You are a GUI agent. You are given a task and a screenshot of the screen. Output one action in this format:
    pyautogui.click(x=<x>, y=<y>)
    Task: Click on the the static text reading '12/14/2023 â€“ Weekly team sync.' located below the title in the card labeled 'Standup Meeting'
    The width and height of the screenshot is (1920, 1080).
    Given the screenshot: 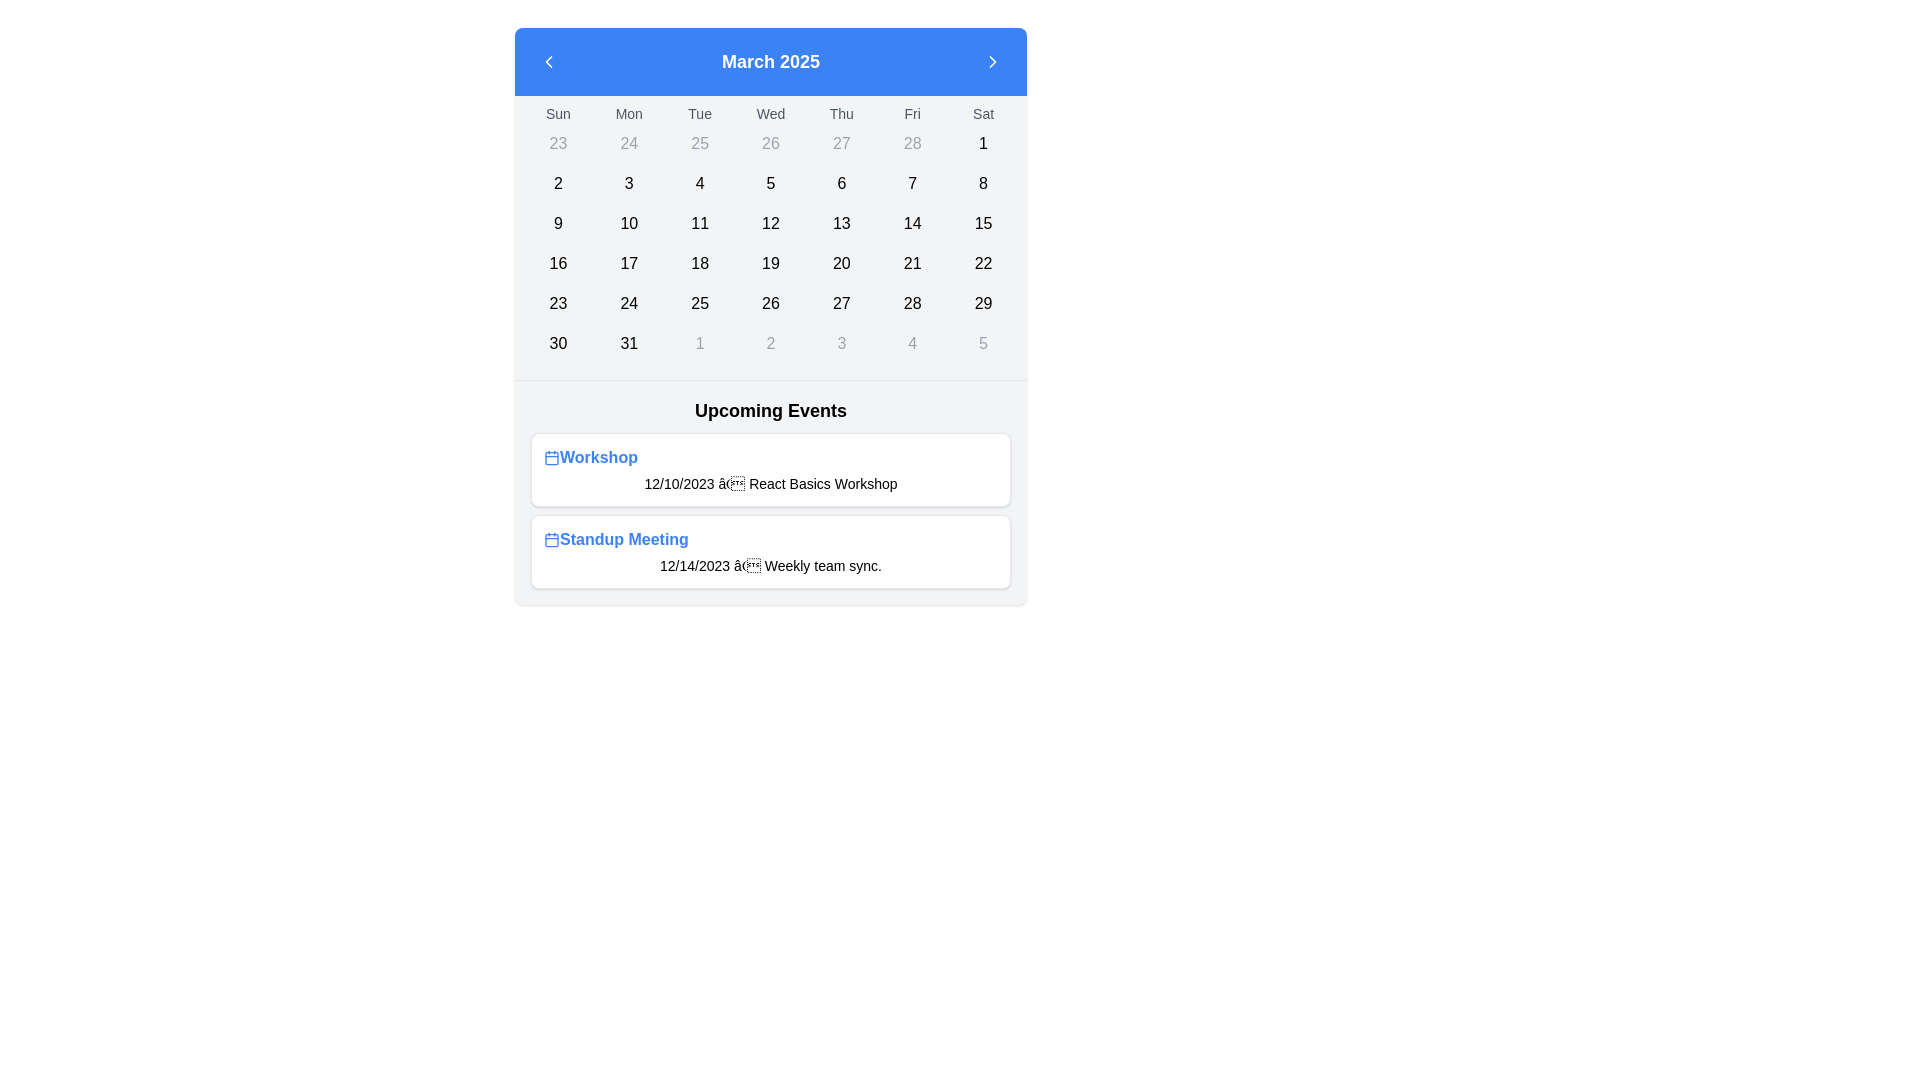 What is the action you would take?
    pyautogui.click(x=770, y=566)
    